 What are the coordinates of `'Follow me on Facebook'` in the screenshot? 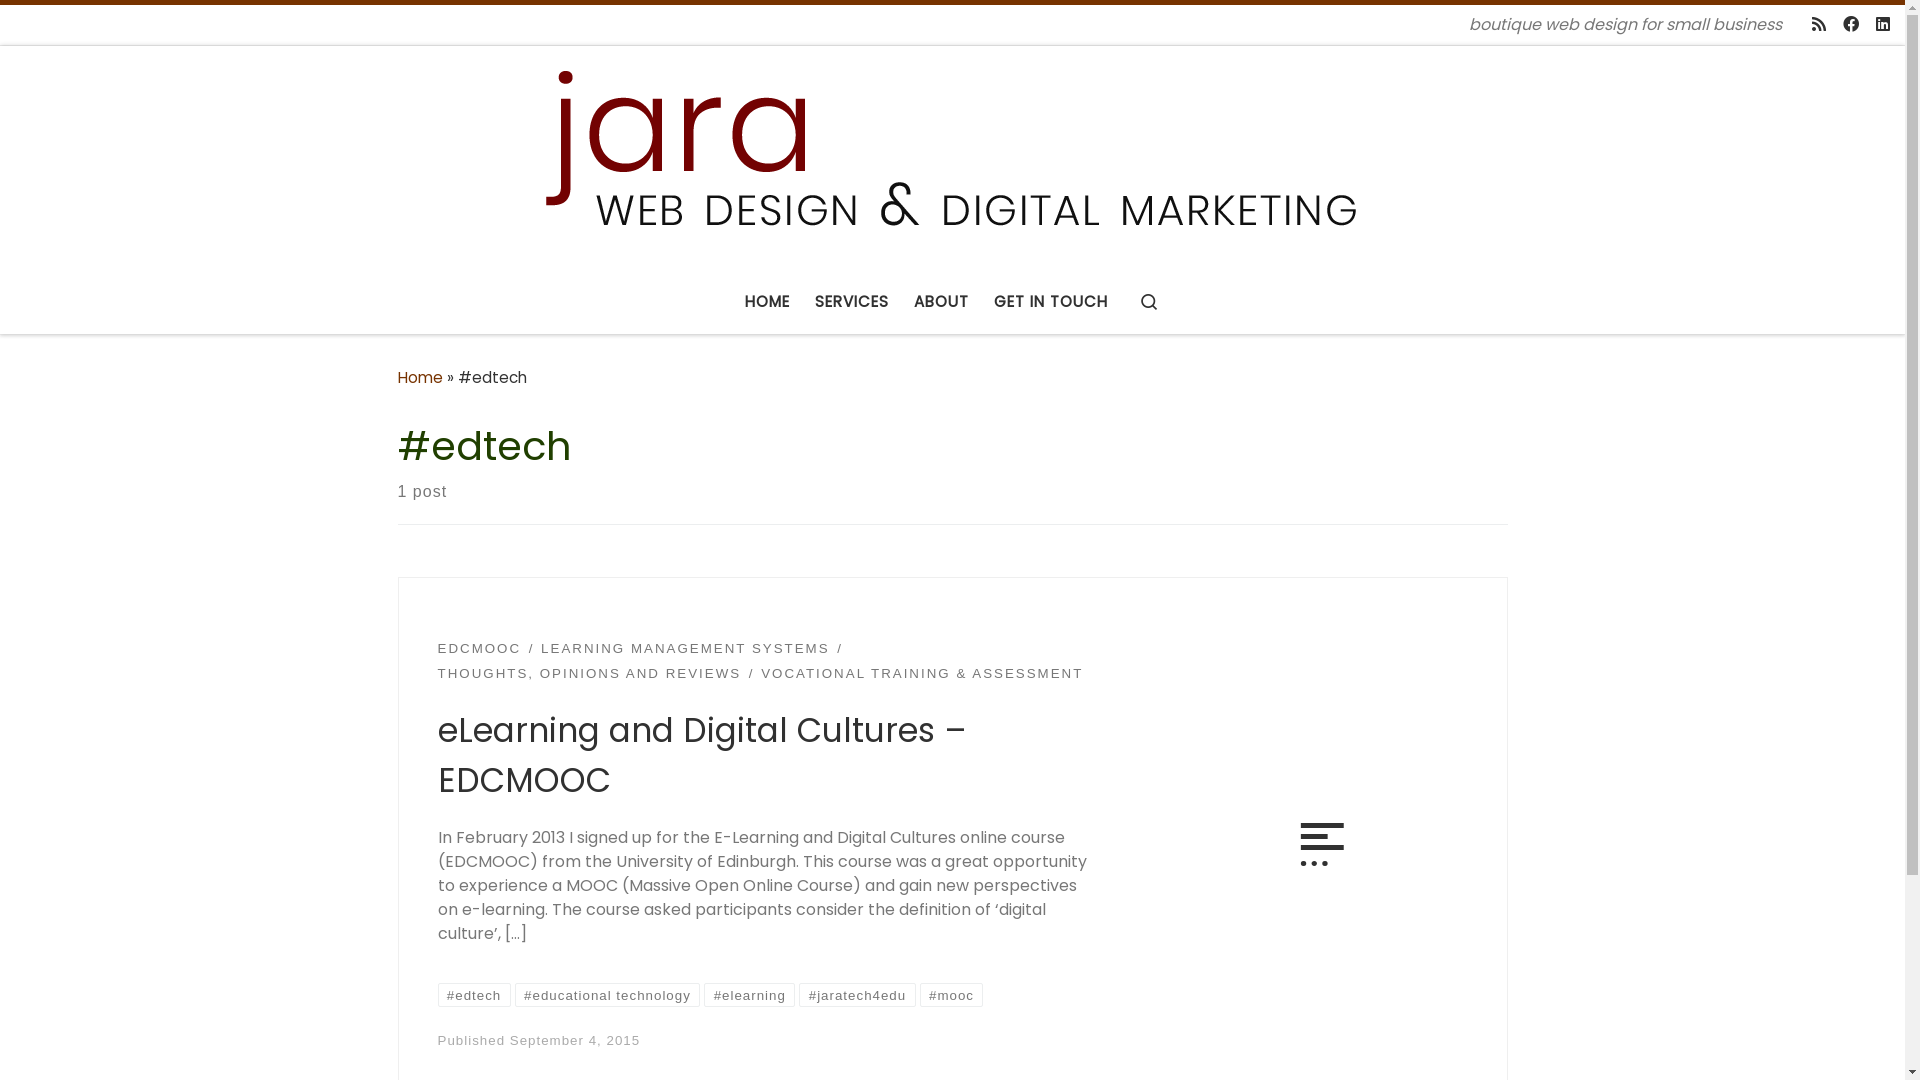 It's located at (1850, 25).